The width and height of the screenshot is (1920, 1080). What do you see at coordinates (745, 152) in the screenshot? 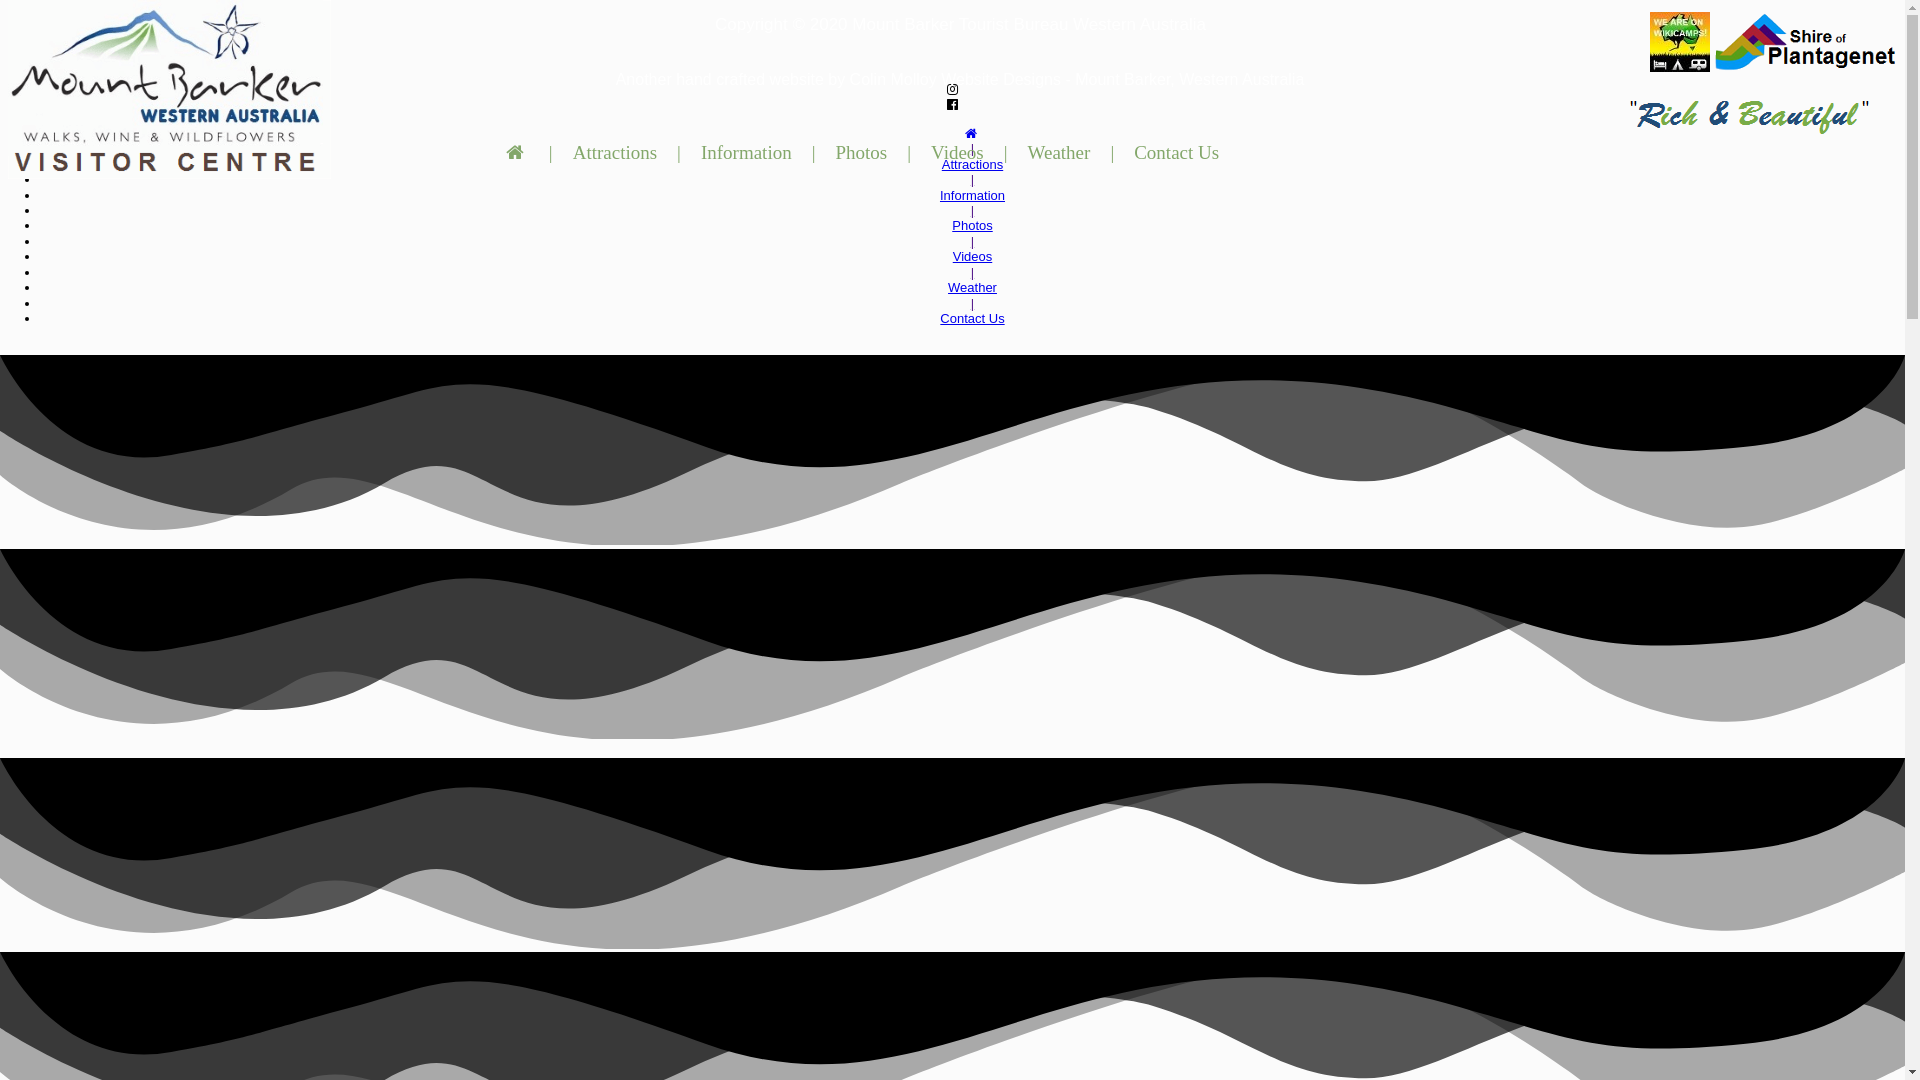
I see `'Information'` at bounding box center [745, 152].